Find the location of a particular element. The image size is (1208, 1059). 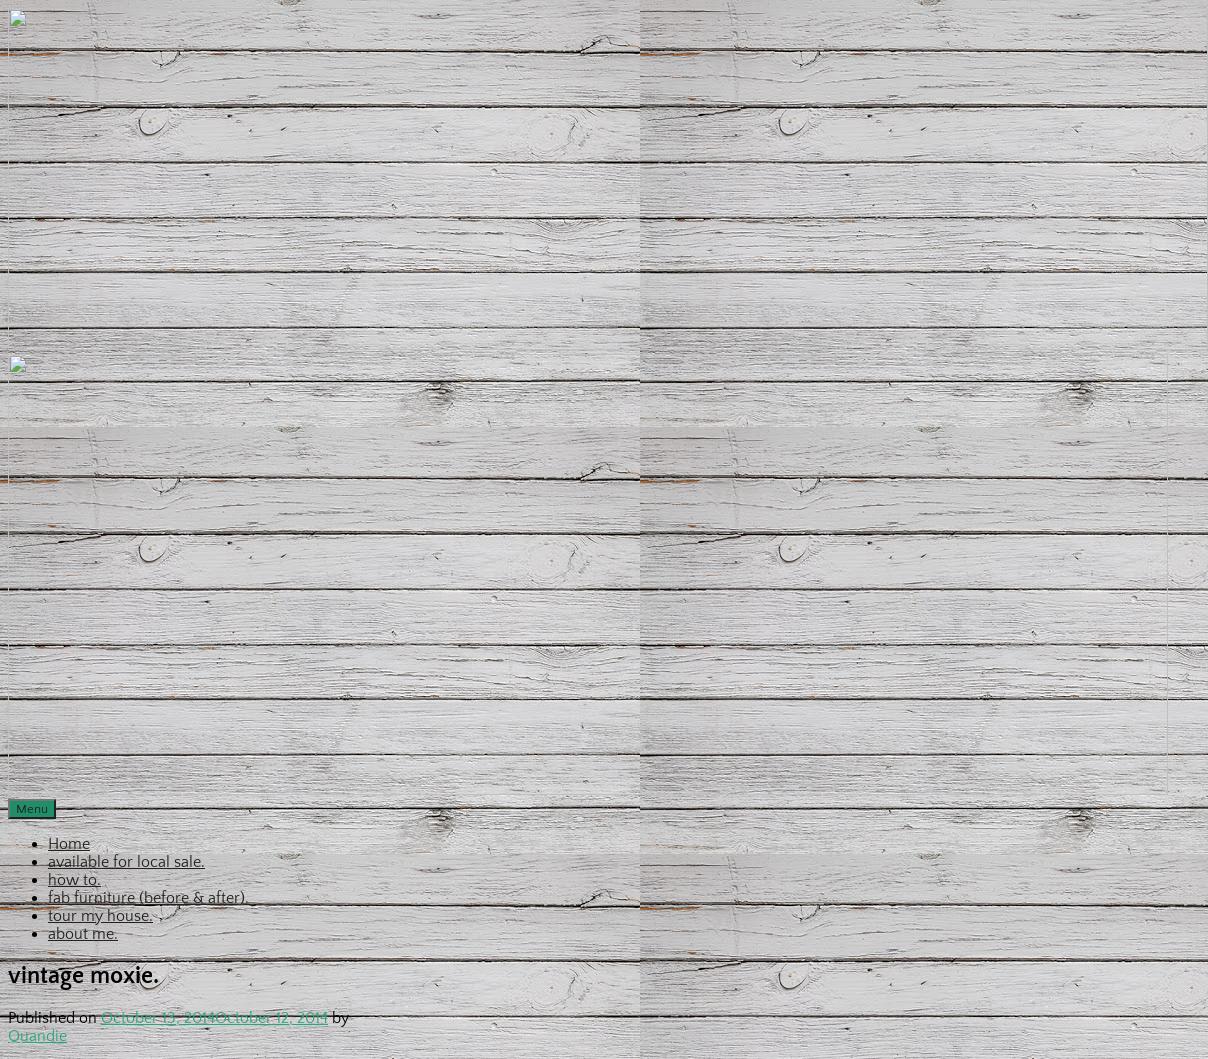

'tour my house.' is located at coordinates (99, 916).